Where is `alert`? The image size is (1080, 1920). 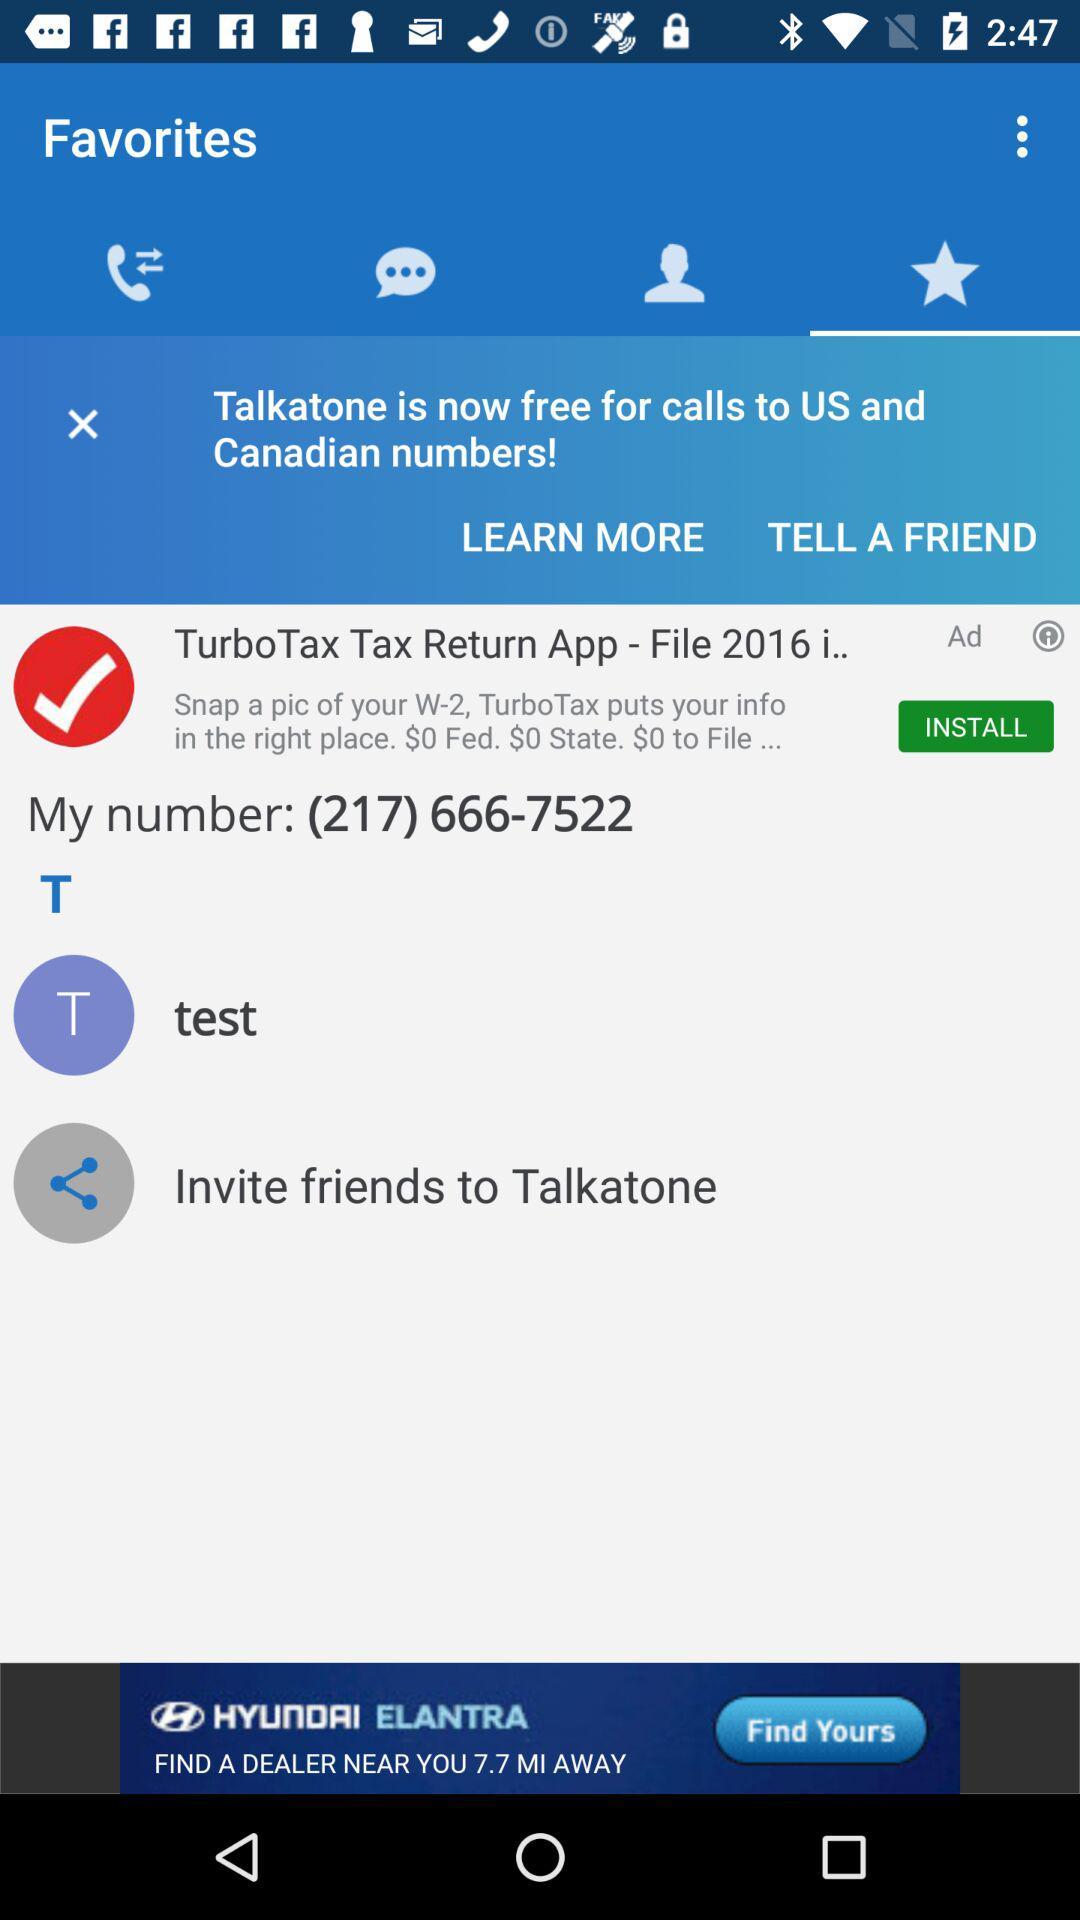 alert is located at coordinates (81, 419).